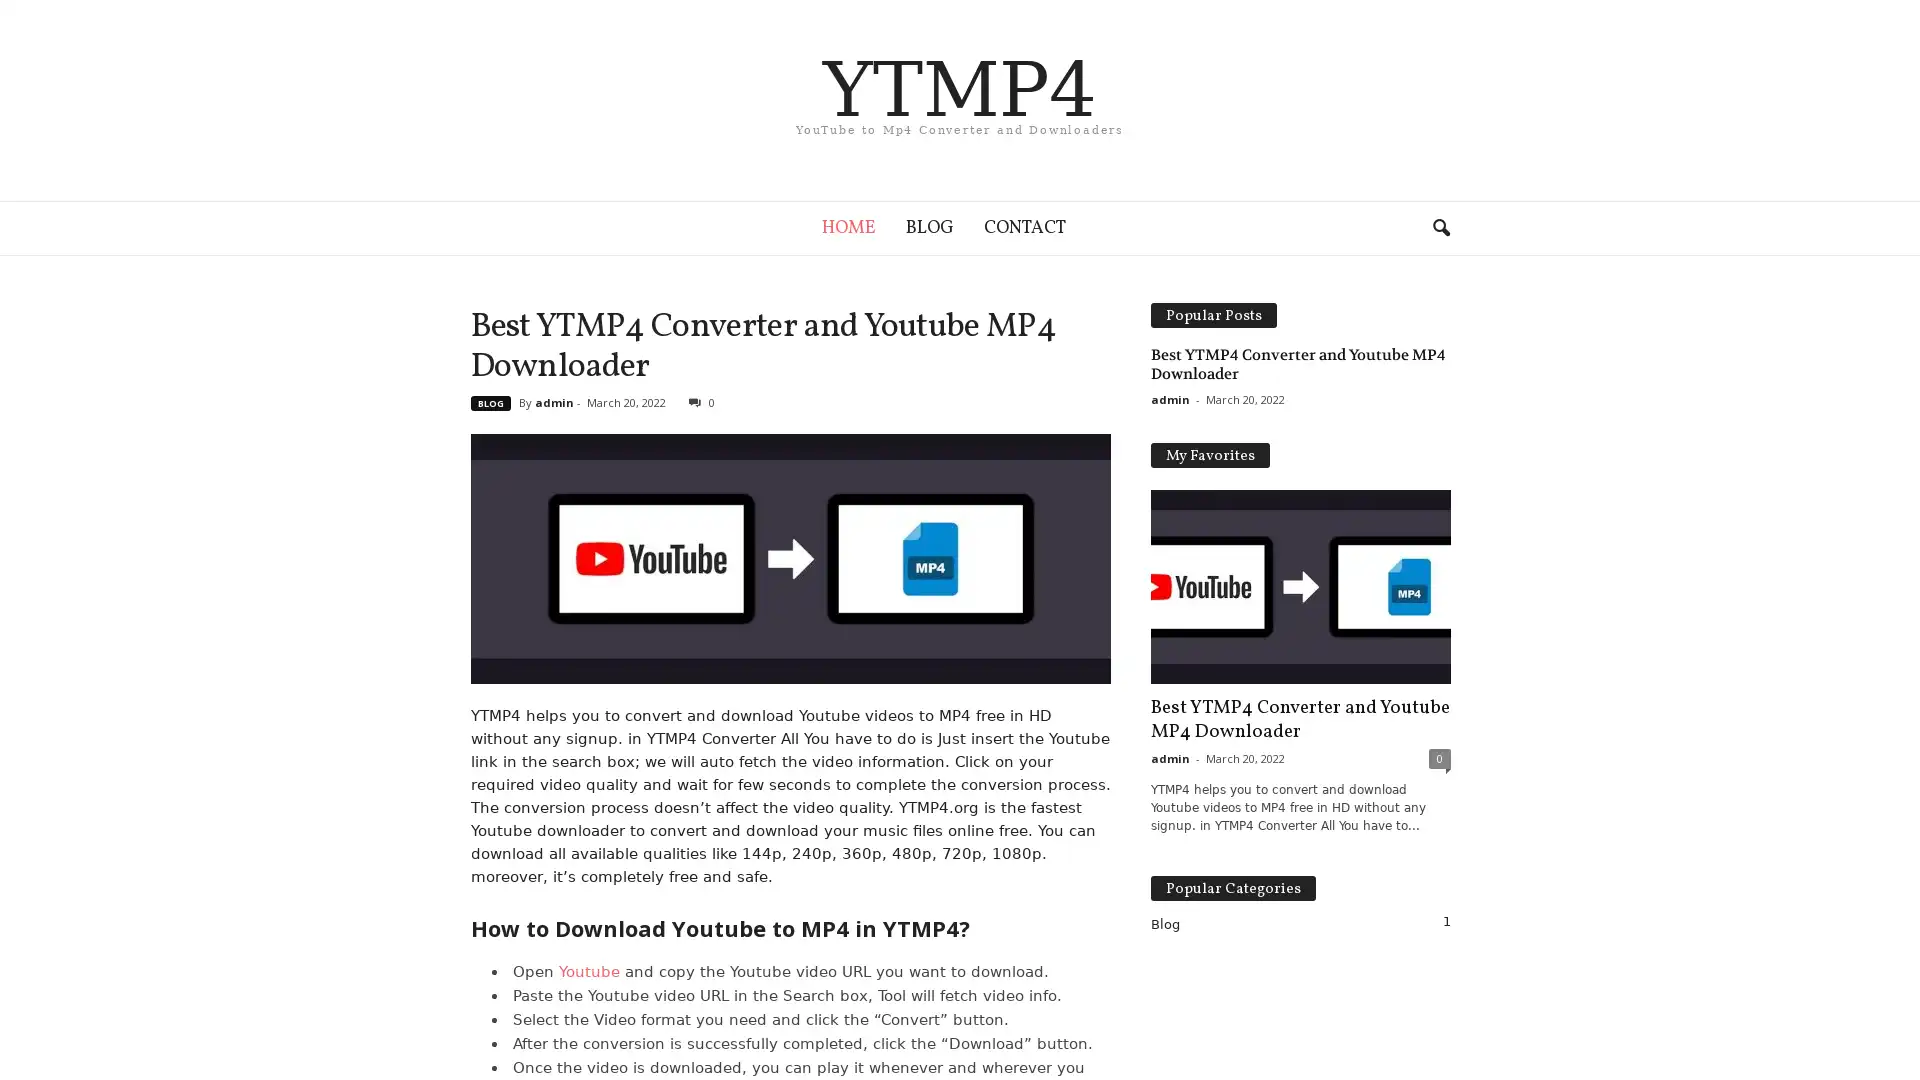  I want to click on search icon, so click(1440, 226).